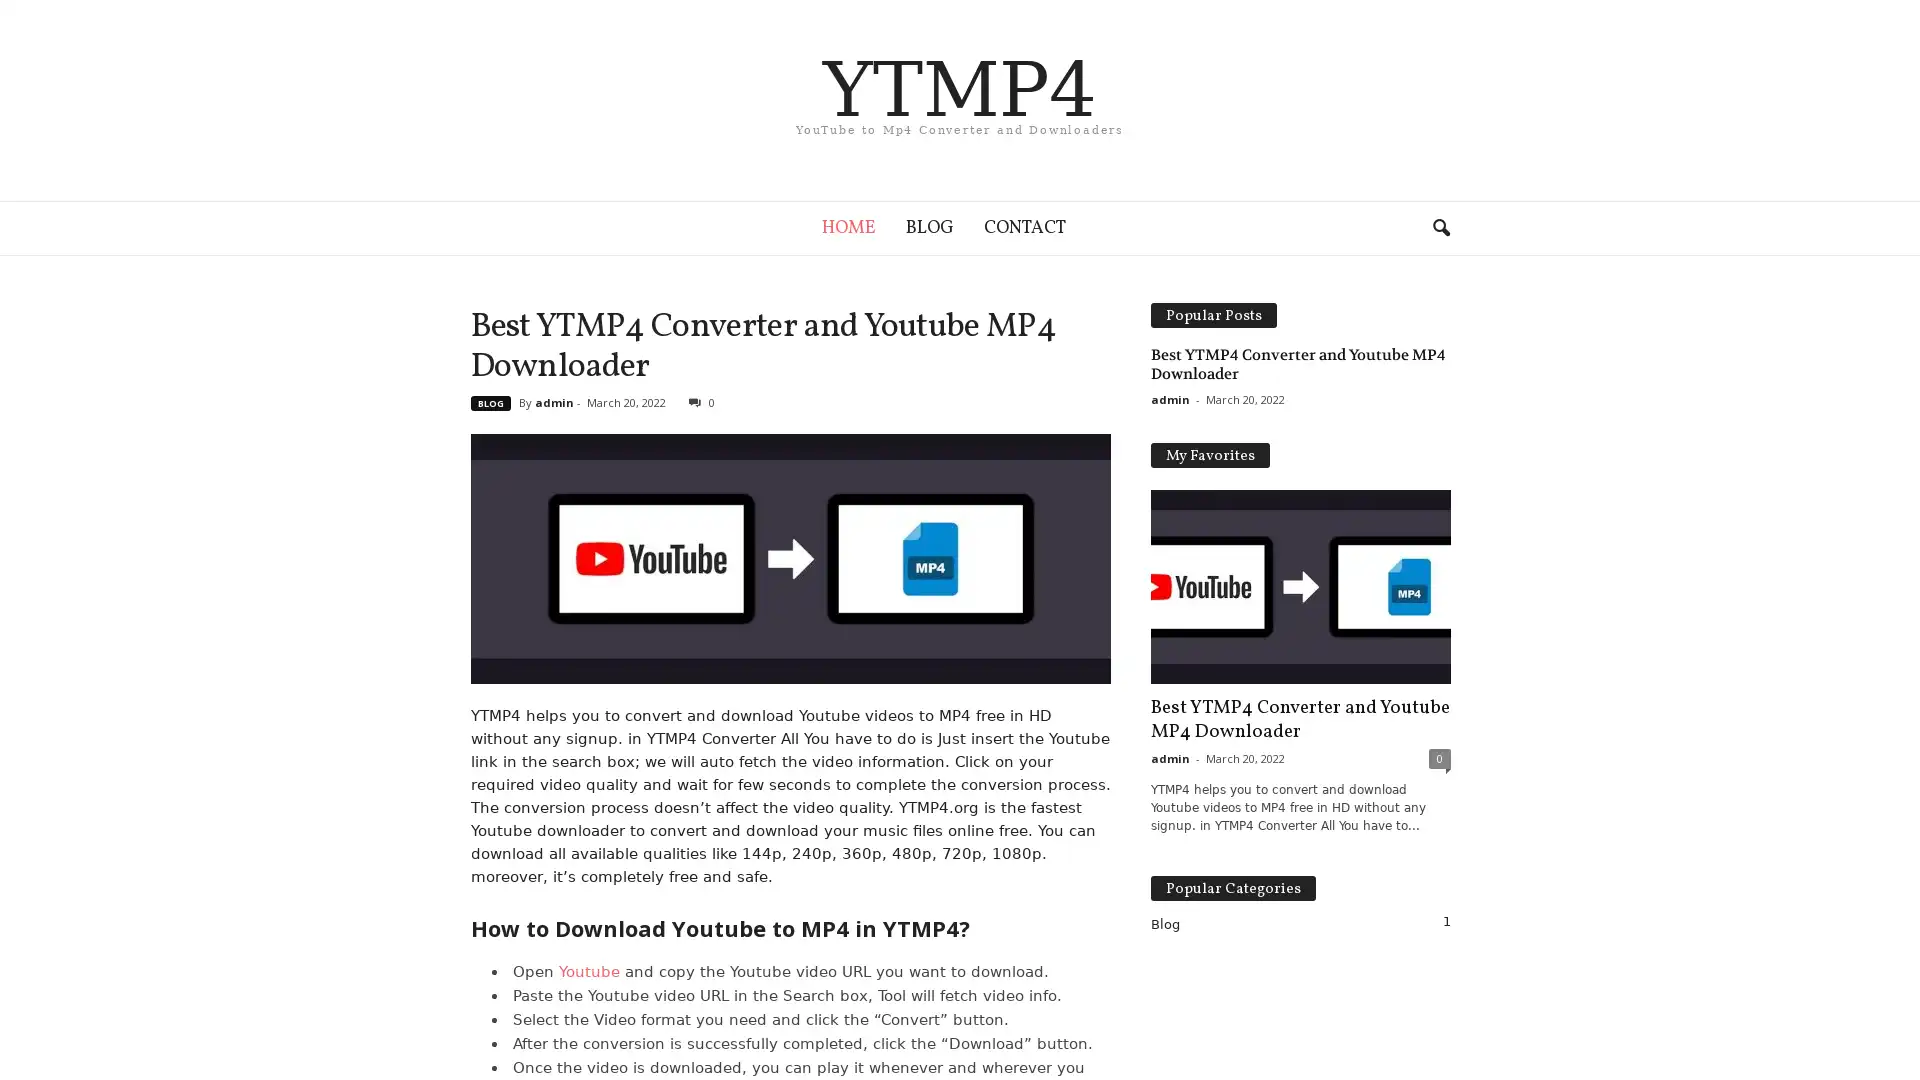  I want to click on search icon, so click(1440, 226).